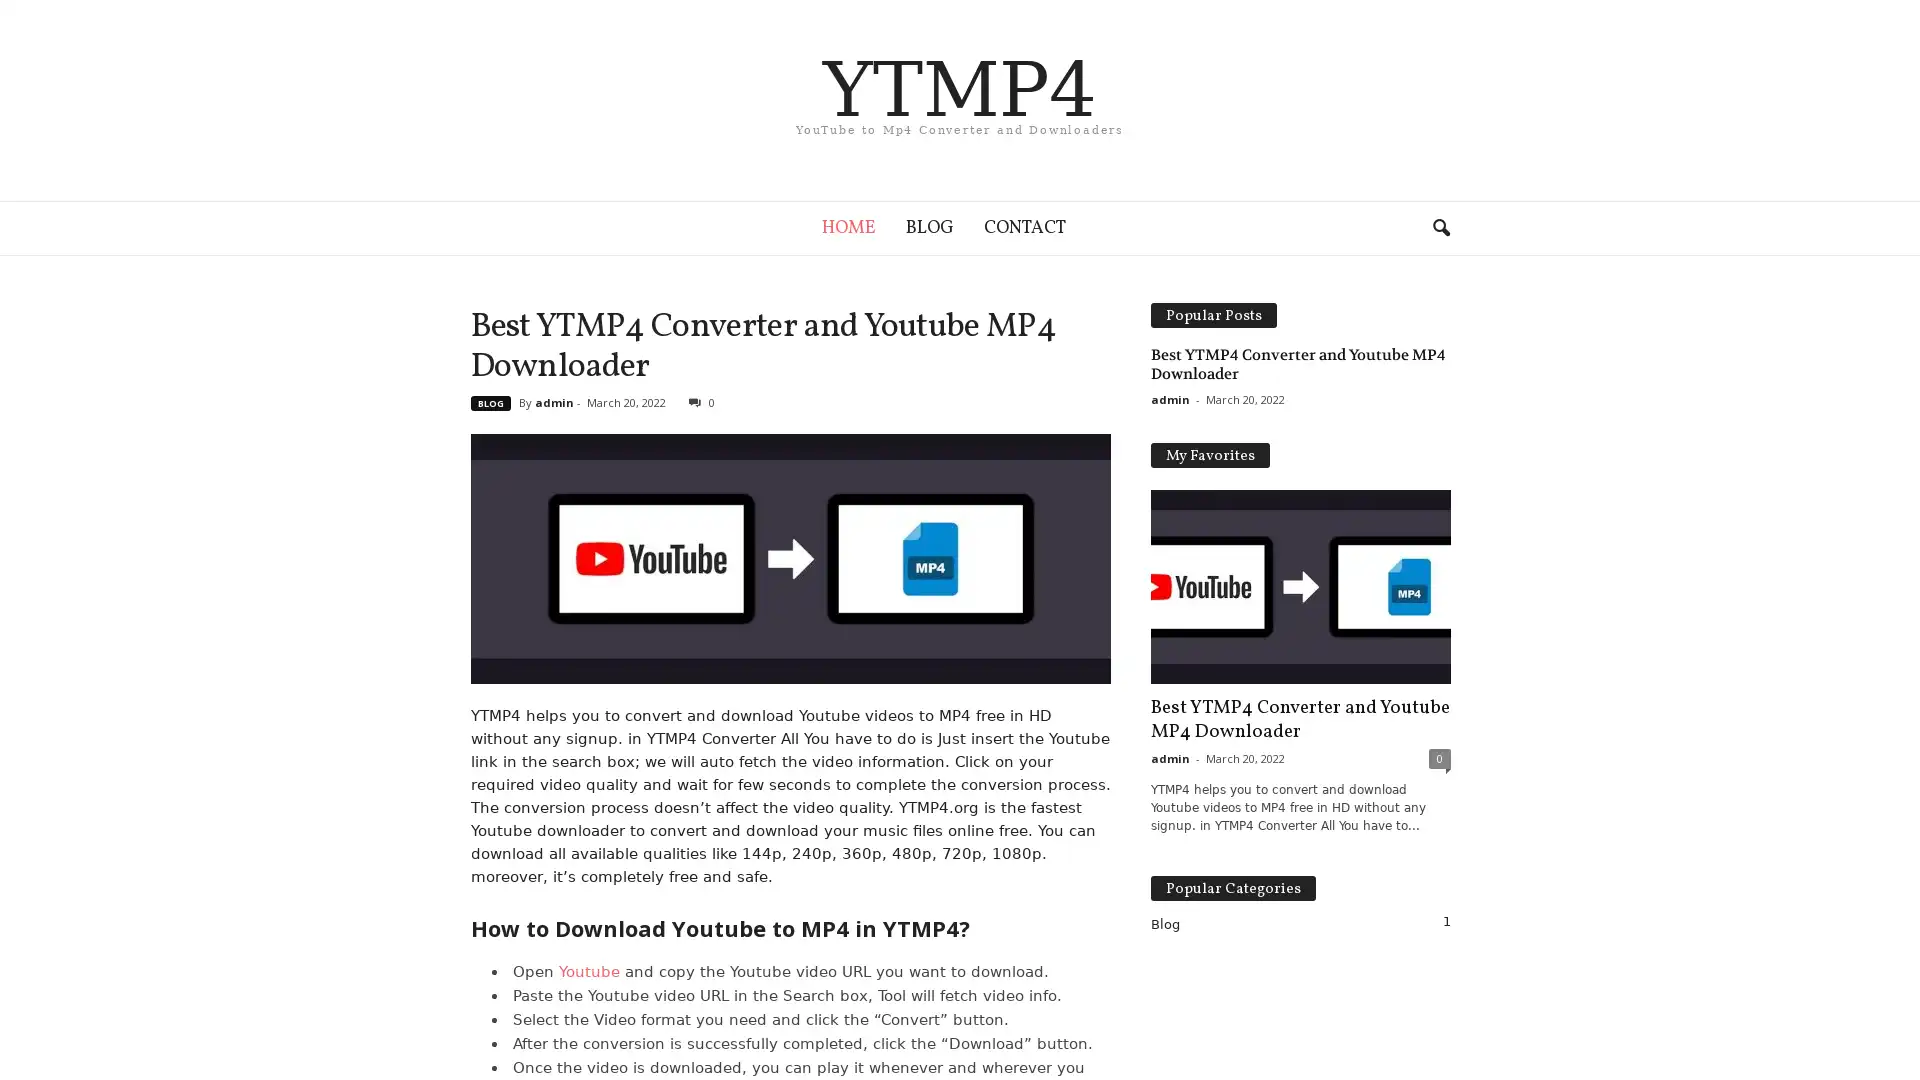  I want to click on search icon, so click(1440, 226).